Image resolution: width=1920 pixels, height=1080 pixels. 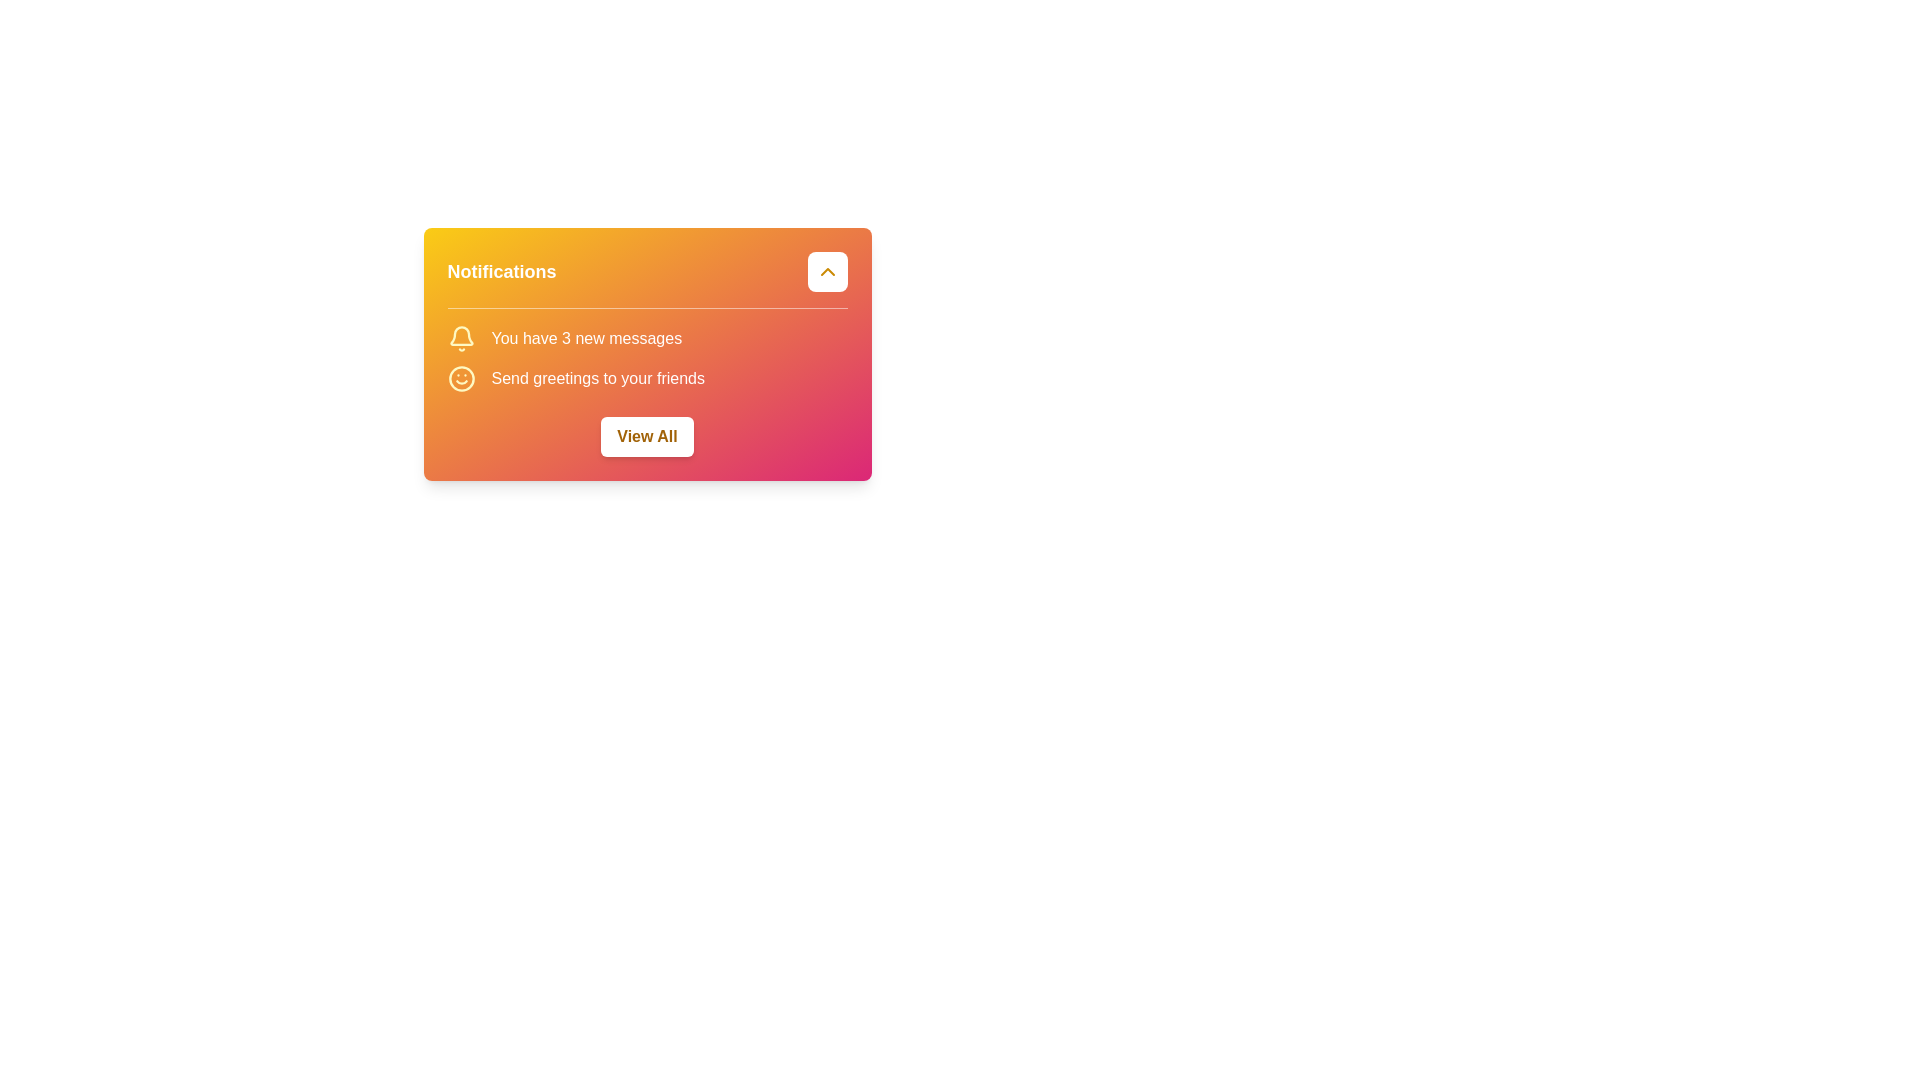 I want to click on the 'View All' button located at the bottom of the notification box with a gradient orange-to-pink background to observe a style change, so click(x=647, y=435).